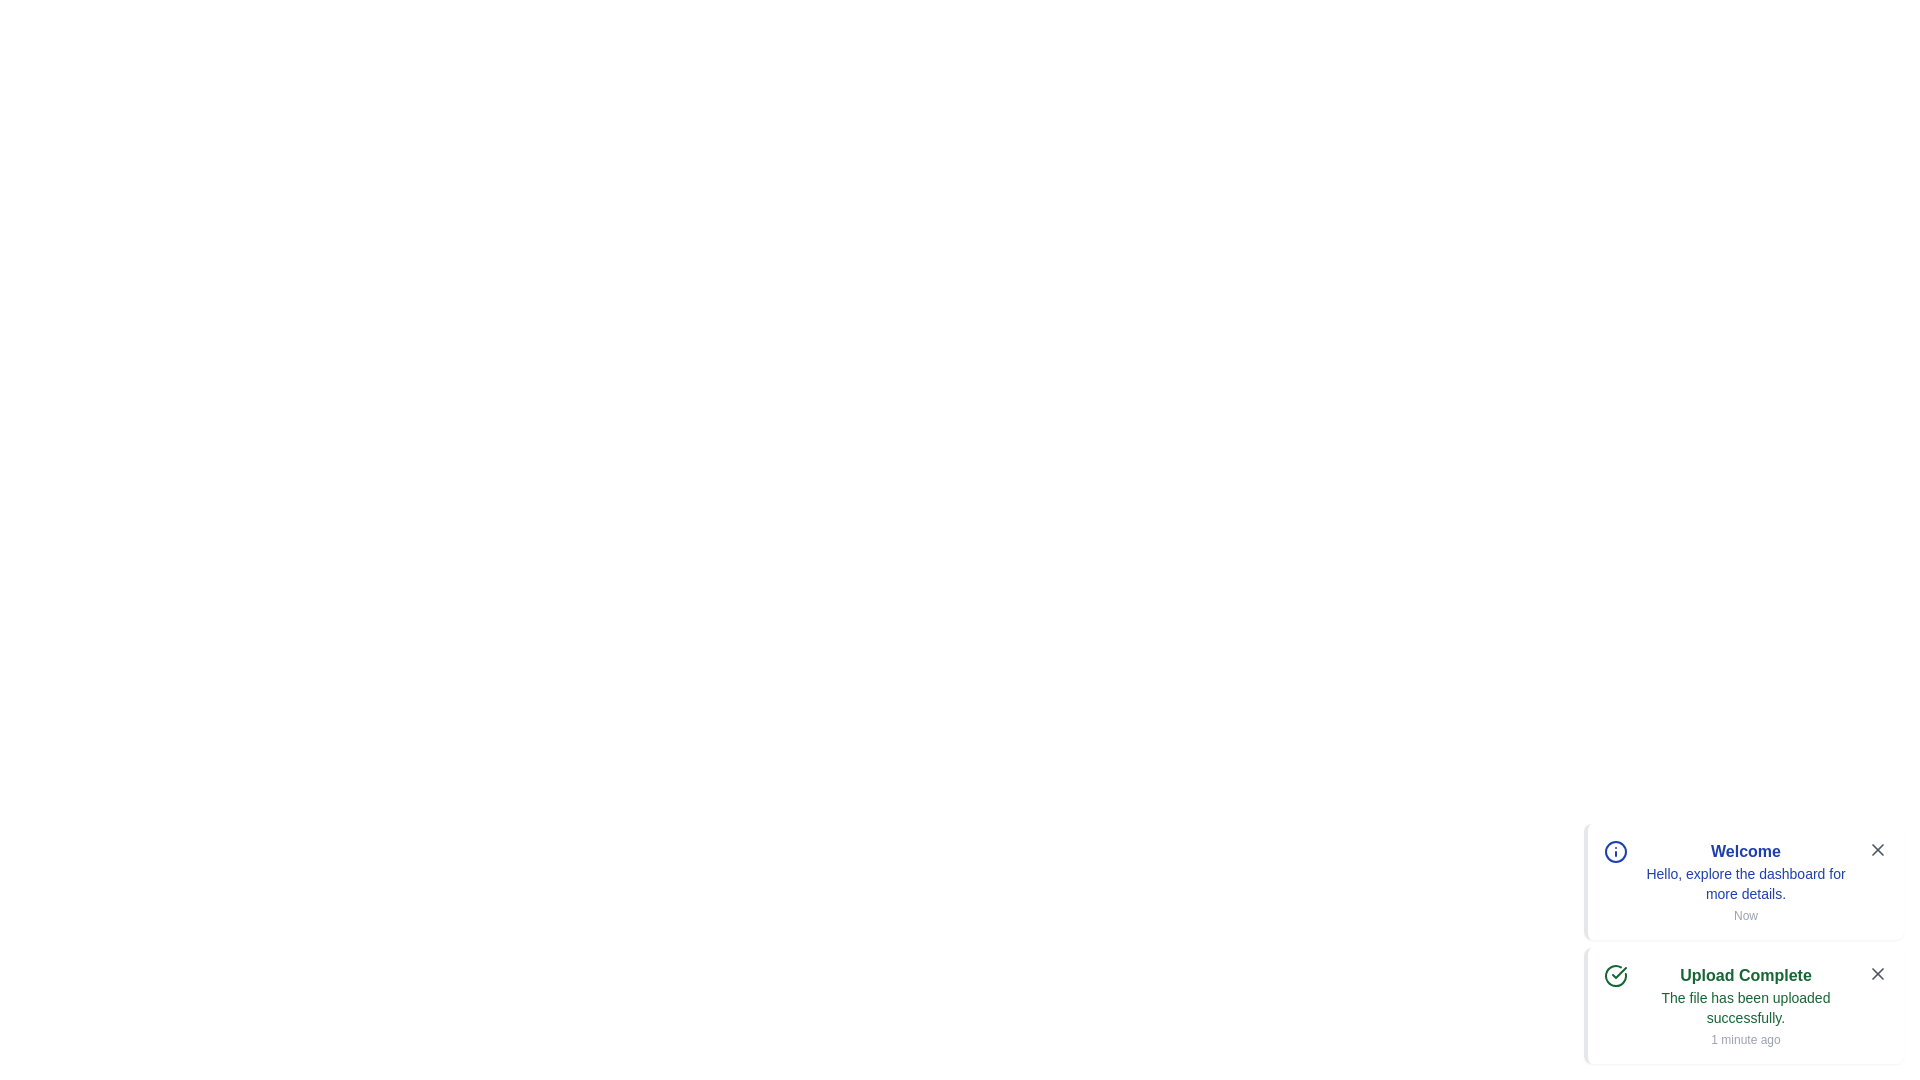 Image resolution: width=1920 pixels, height=1080 pixels. Describe the element at coordinates (1742, 1006) in the screenshot. I see `the notification identified by Upload Complete` at that location.